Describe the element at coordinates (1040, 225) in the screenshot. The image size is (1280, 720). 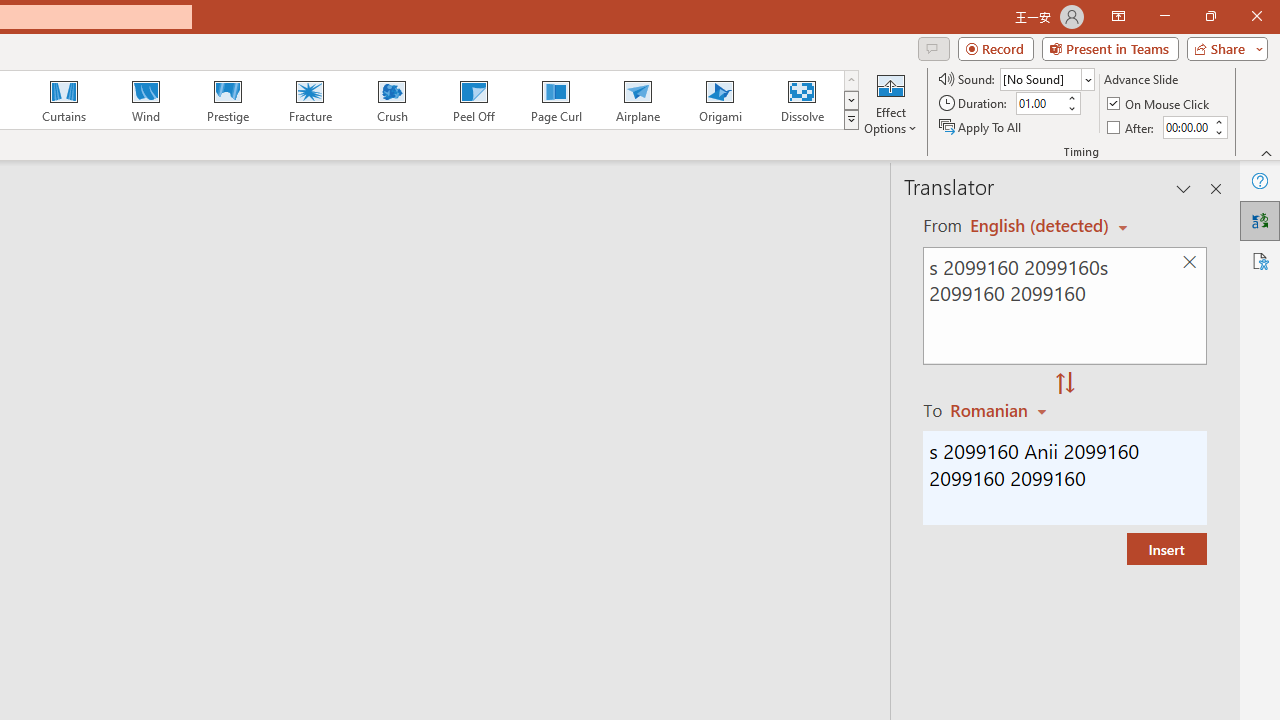
I see `'Czech (detected)'` at that location.